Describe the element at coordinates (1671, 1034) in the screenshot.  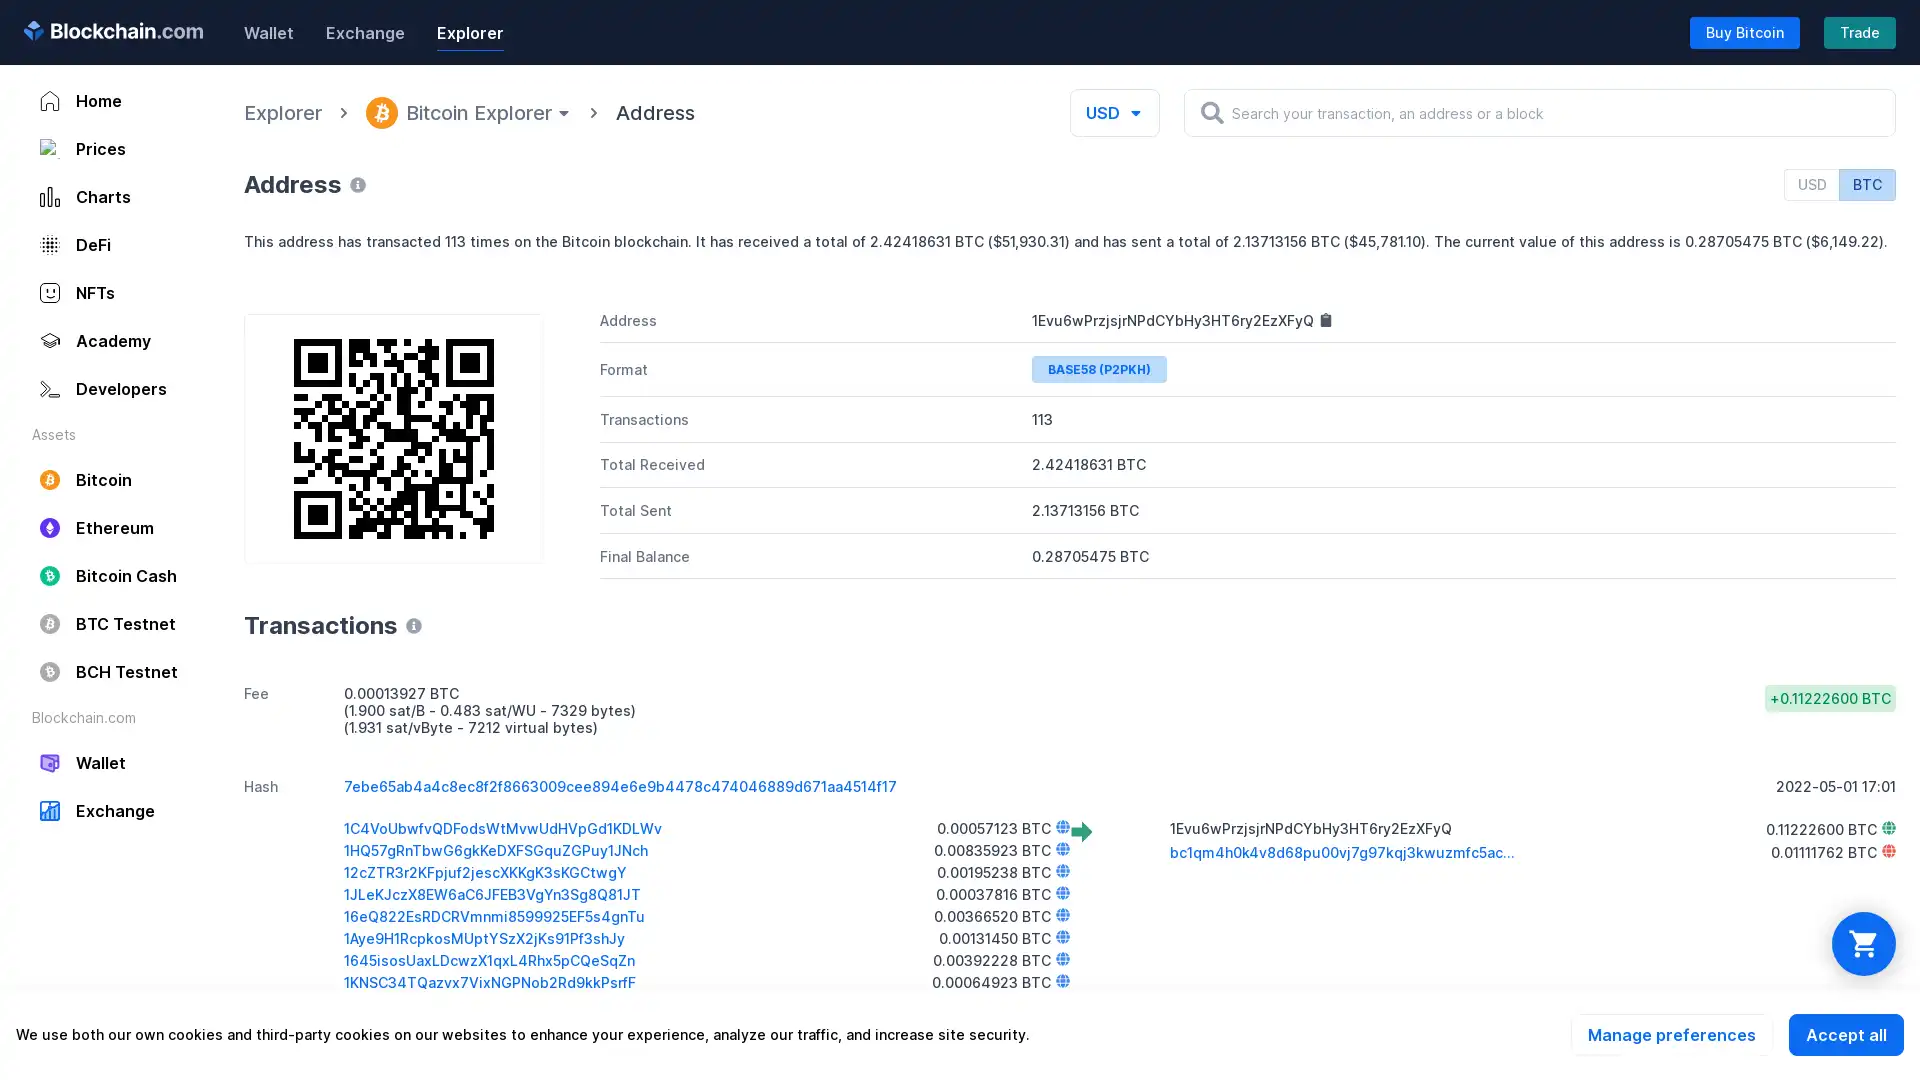
I see `Manage preferences` at that location.